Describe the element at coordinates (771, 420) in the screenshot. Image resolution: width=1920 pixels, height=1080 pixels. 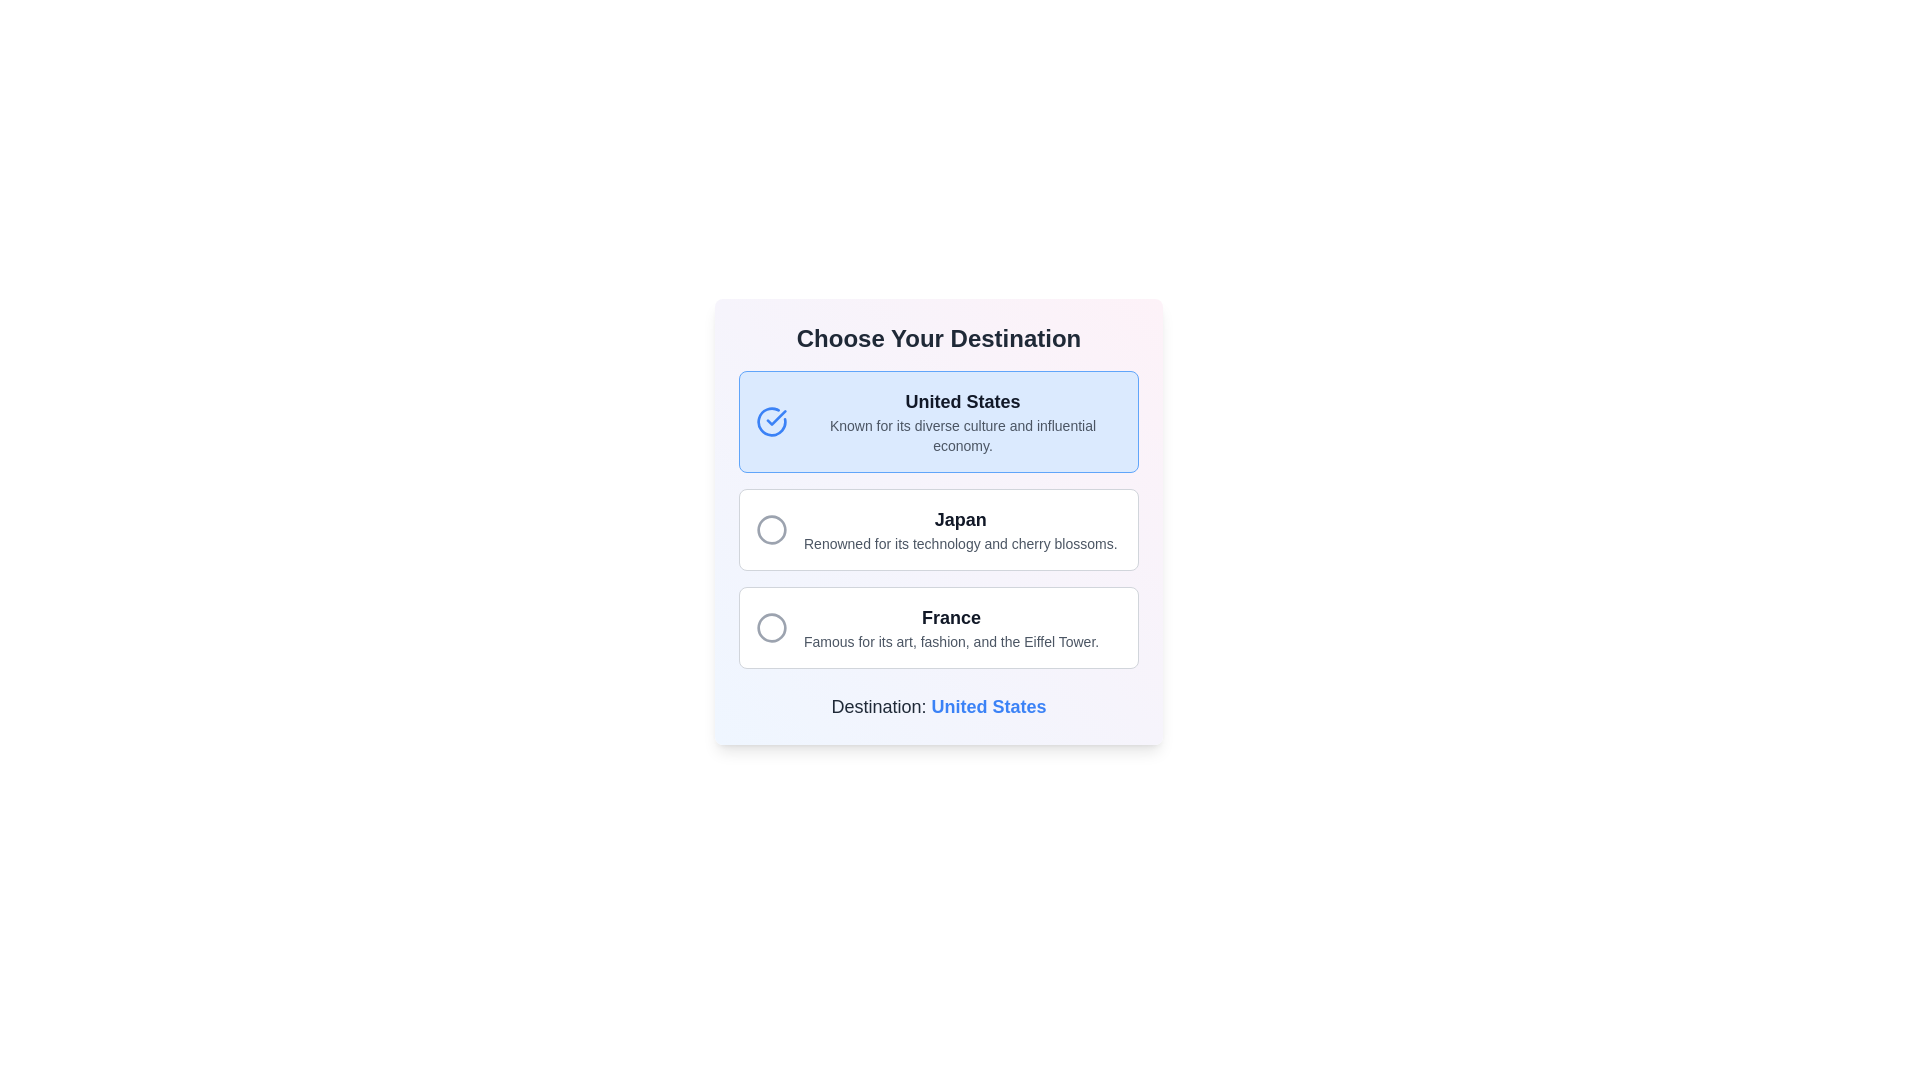
I see `the icon indicating that the 'United States' option is selected` at that location.